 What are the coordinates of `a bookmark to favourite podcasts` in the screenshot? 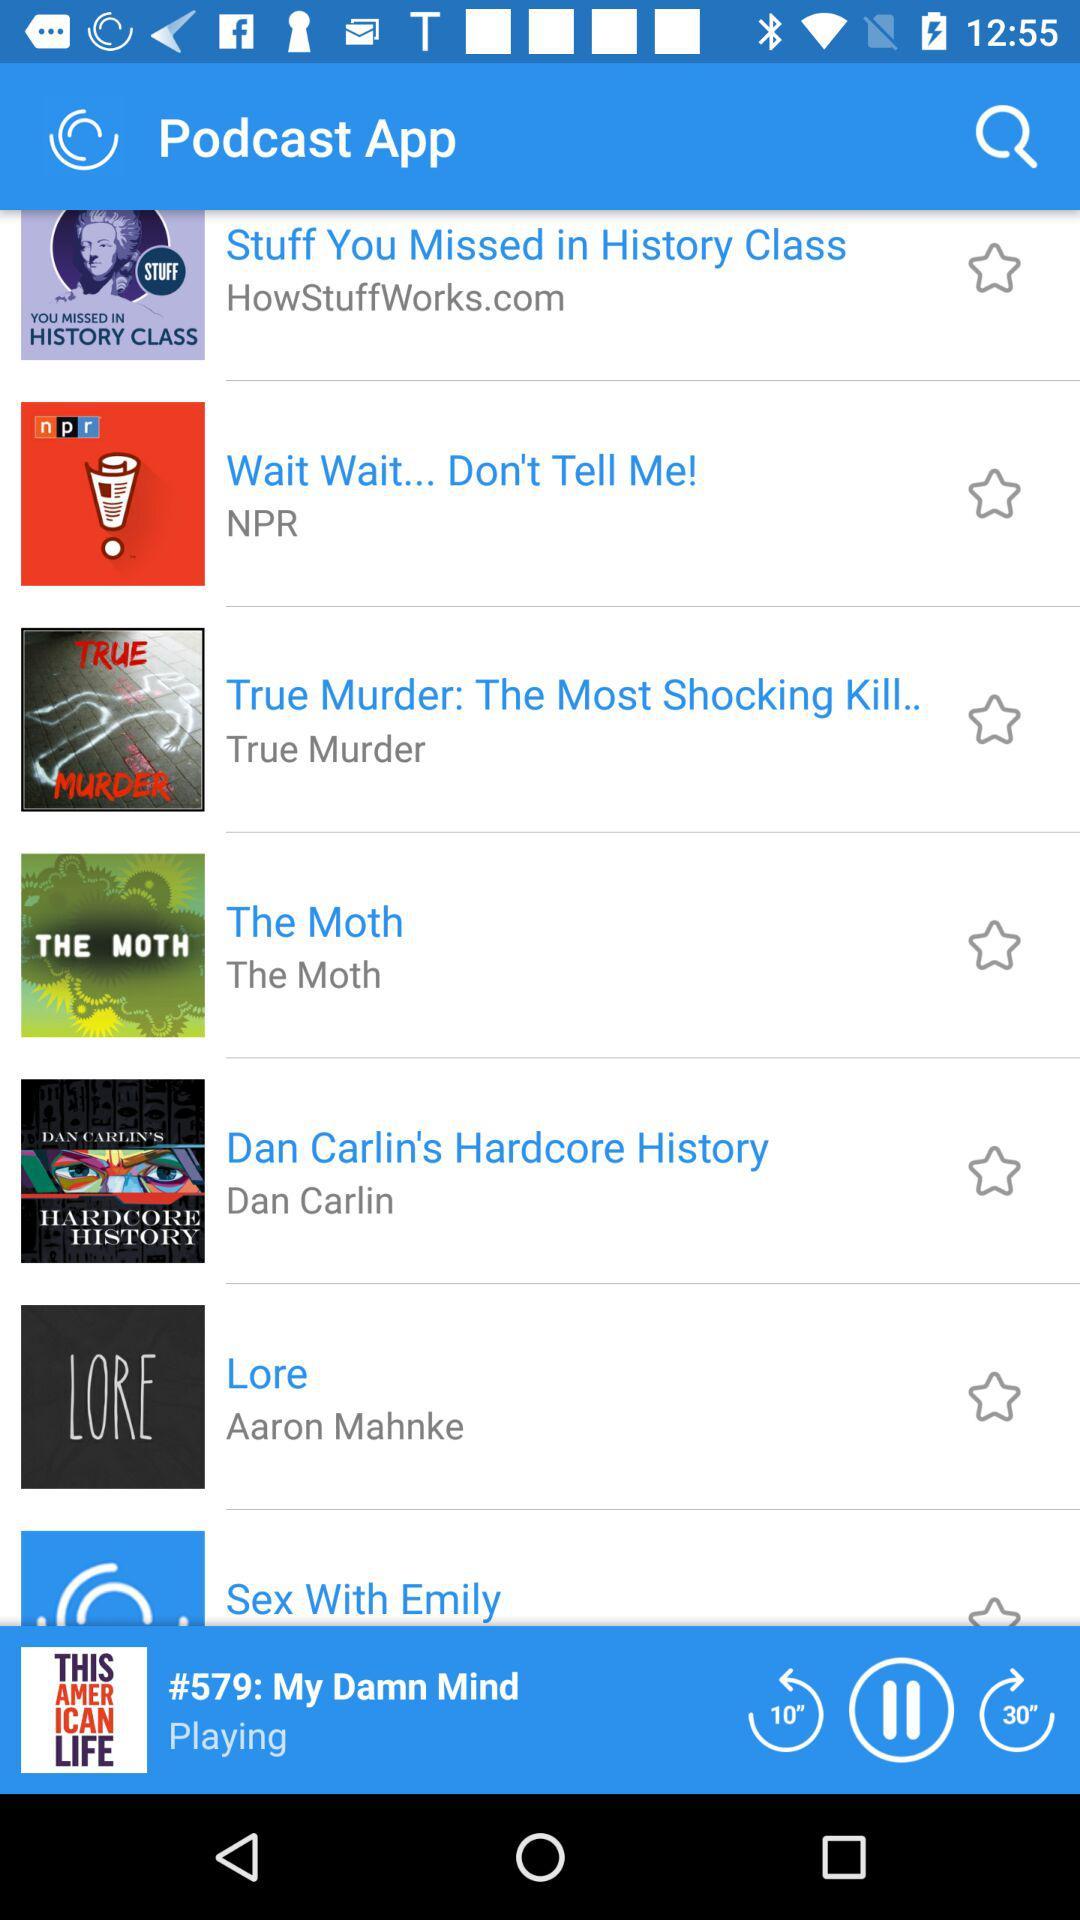 It's located at (994, 267).